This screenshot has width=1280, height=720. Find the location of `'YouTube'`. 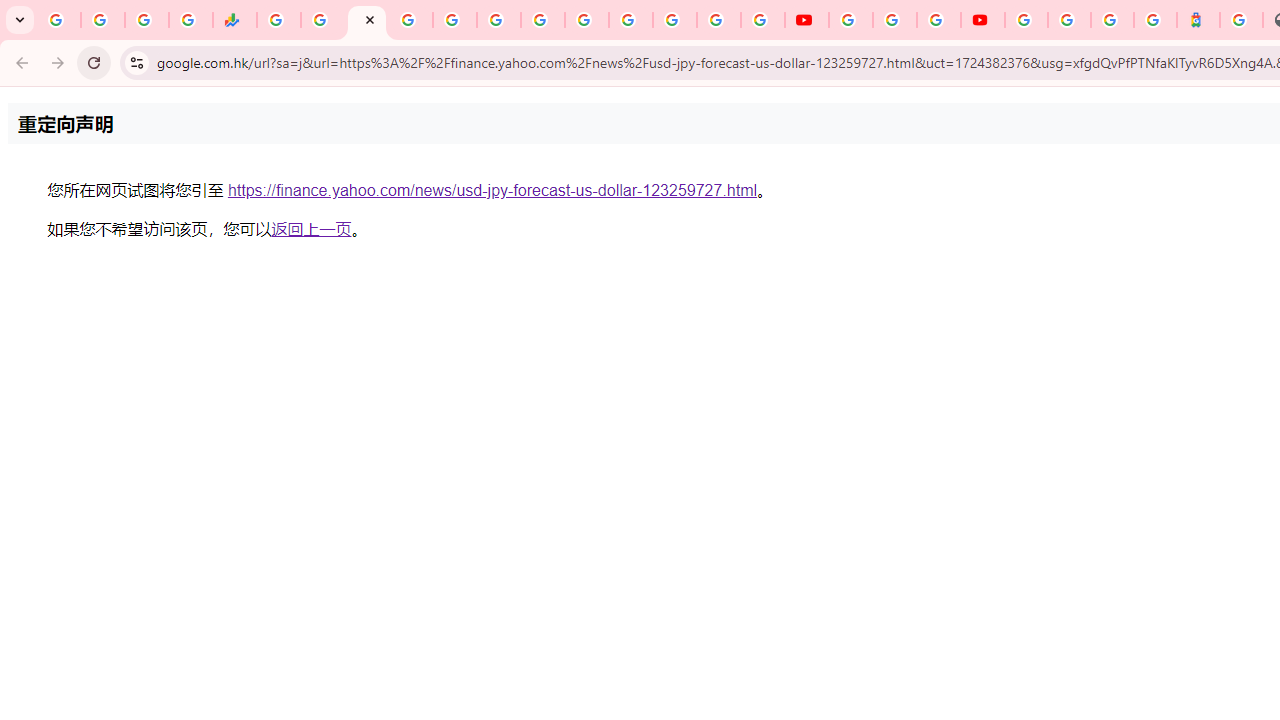

'YouTube' is located at coordinates (807, 20).